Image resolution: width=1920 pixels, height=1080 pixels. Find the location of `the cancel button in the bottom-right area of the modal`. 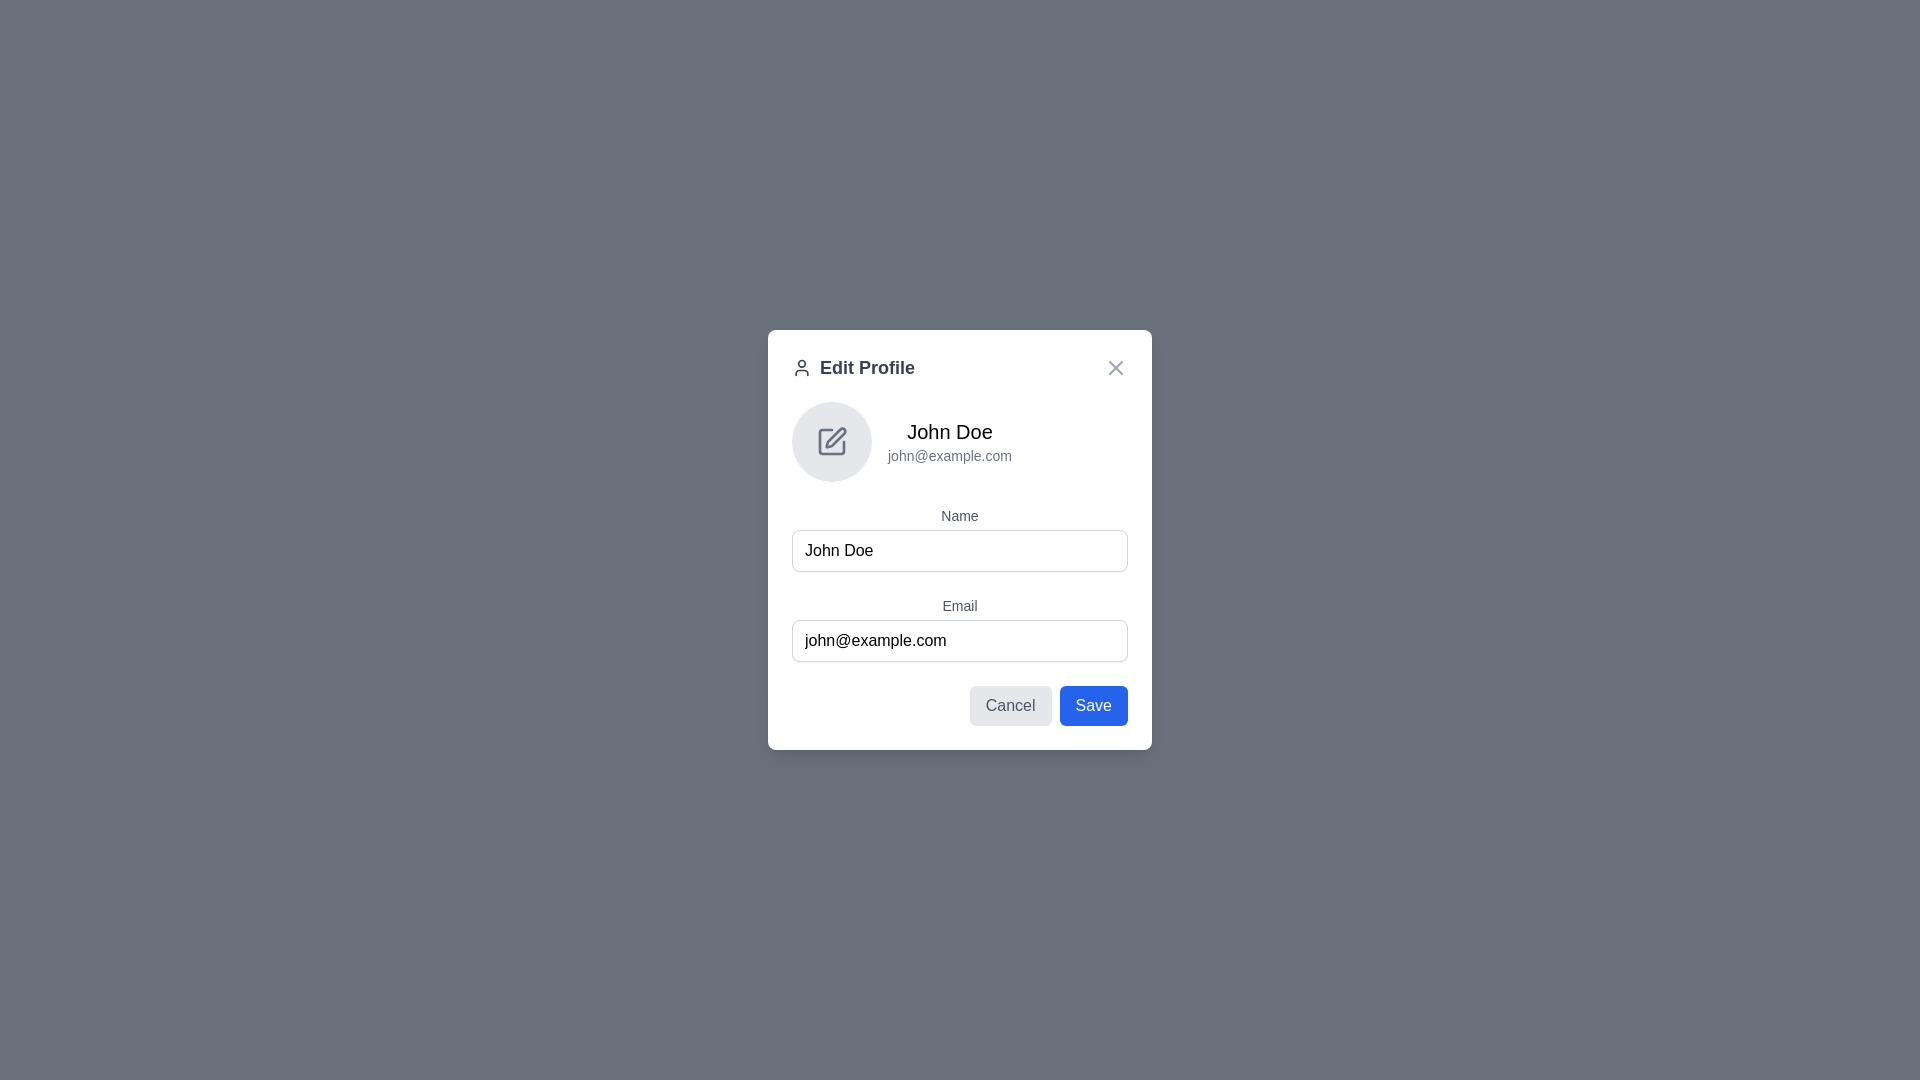

the cancel button in the bottom-right area of the modal is located at coordinates (1010, 704).